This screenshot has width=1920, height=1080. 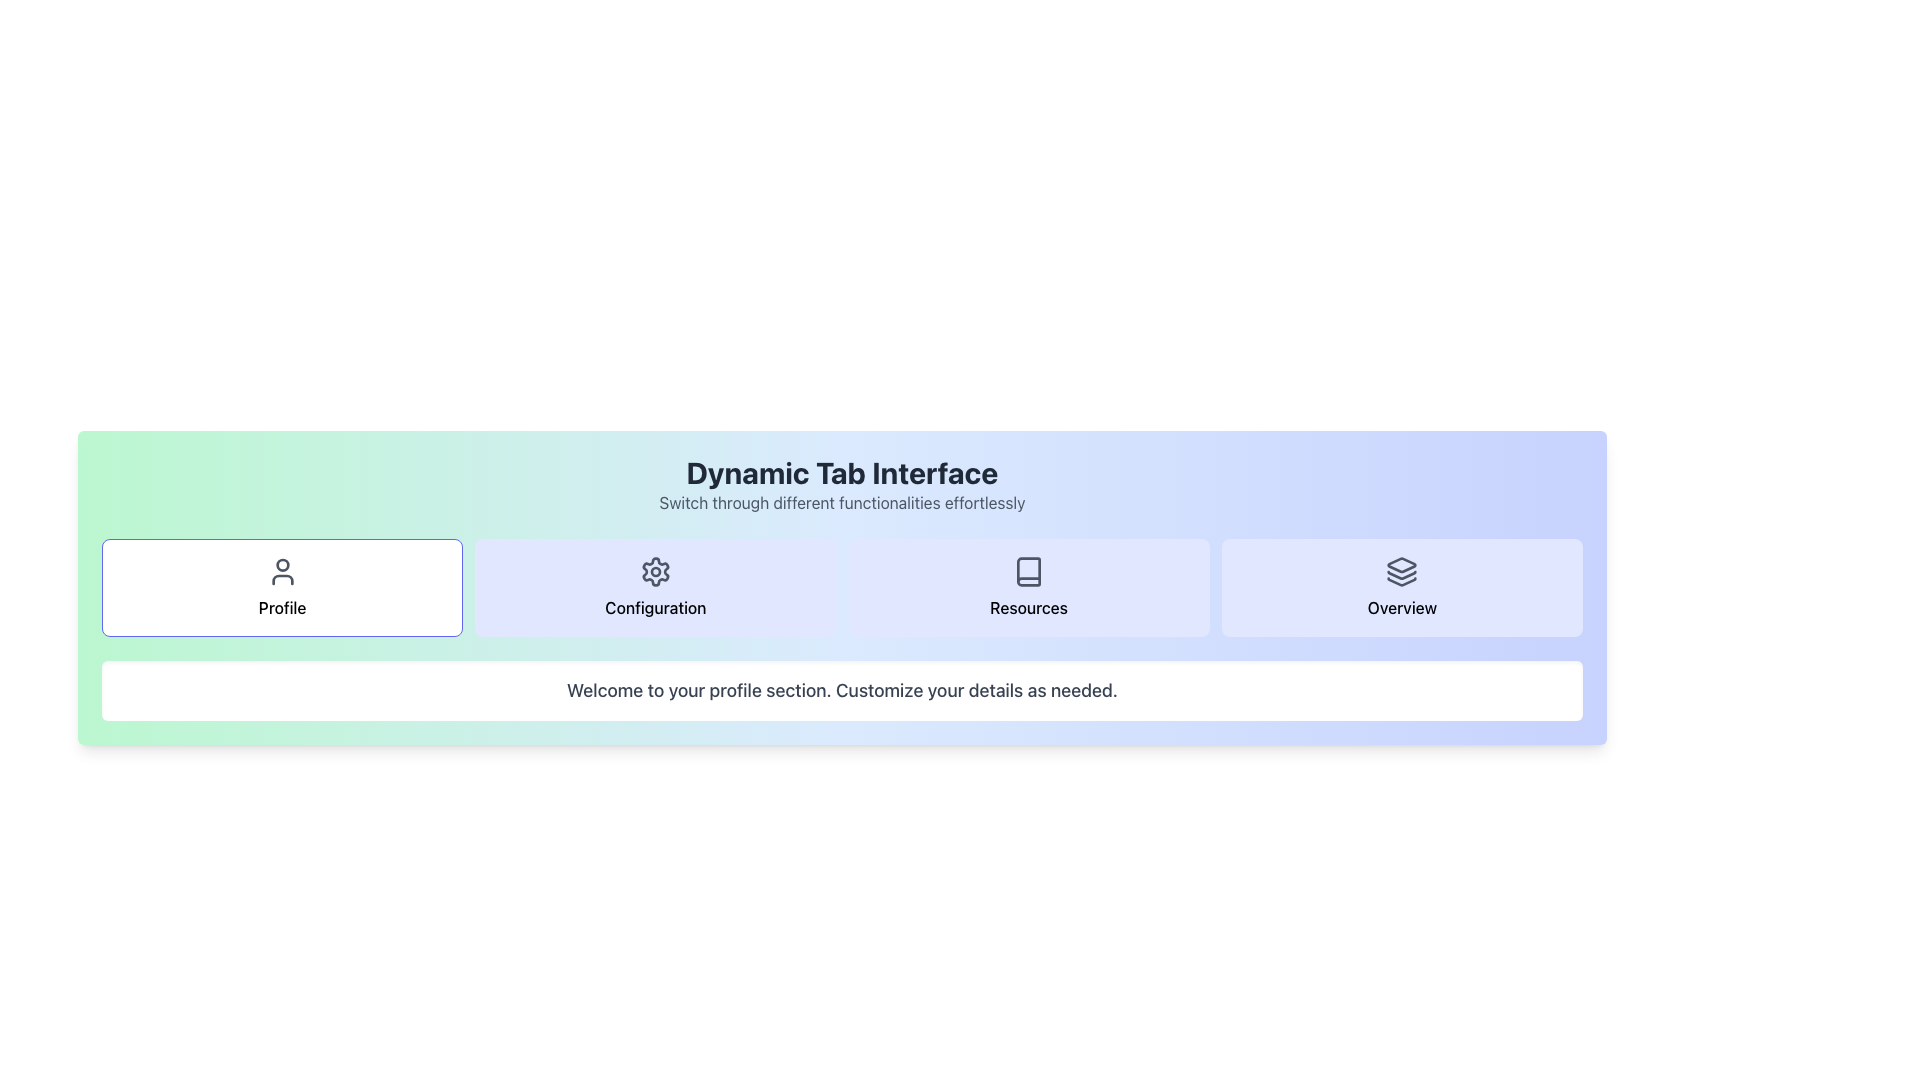 What do you see at coordinates (842, 501) in the screenshot?
I see `the text element that says 'Switch through different functionalities effortlessly', which is styled in gray font and located below the title 'Dynamic Tab Interface'` at bounding box center [842, 501].